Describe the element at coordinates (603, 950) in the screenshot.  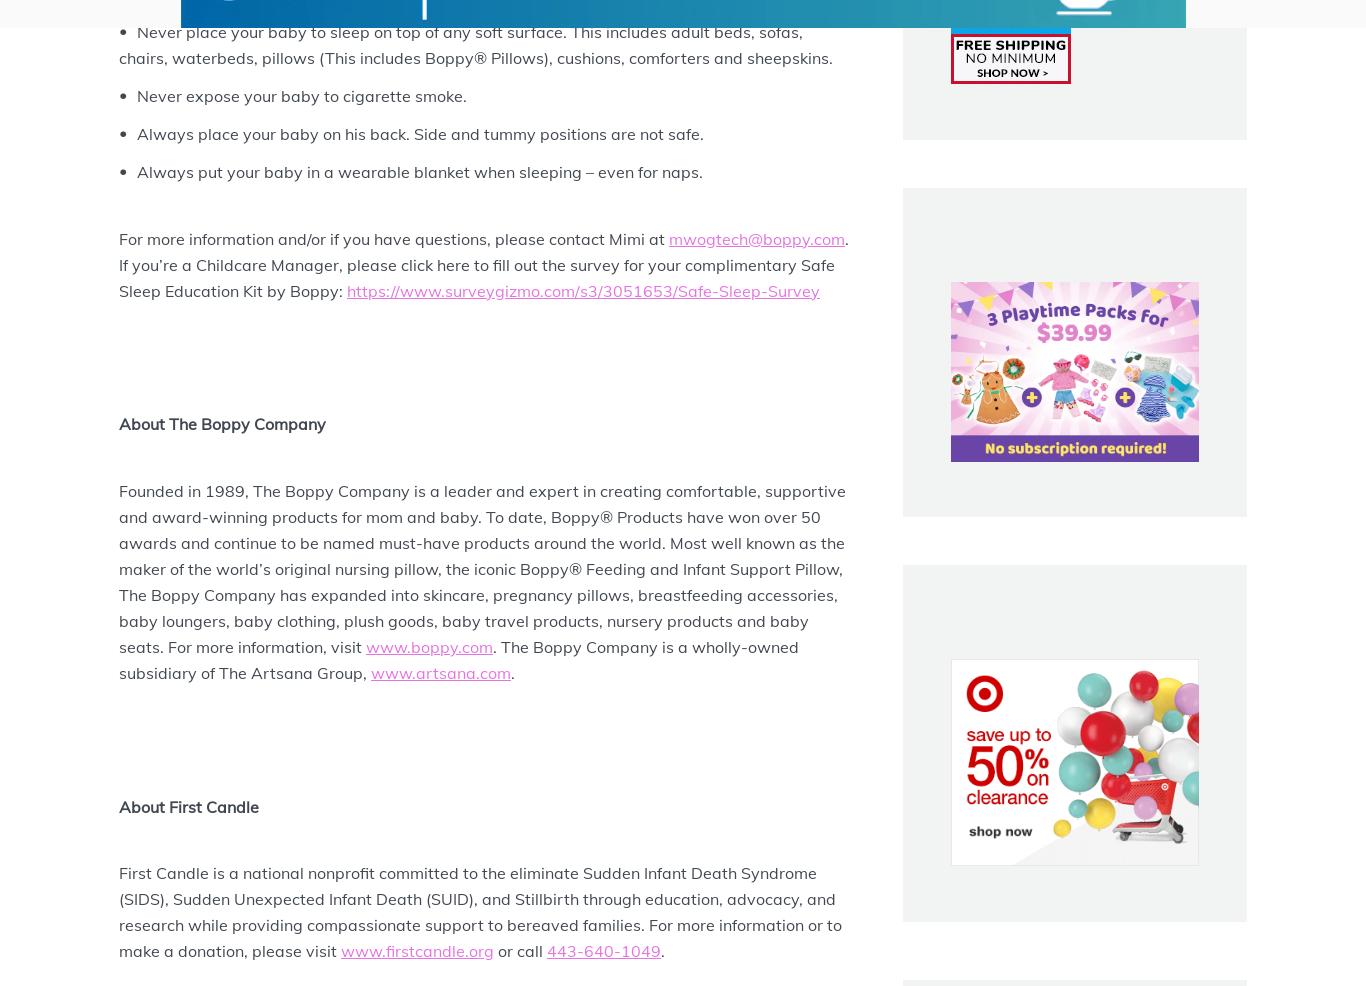
I see `'443-640-1049'` at that location.